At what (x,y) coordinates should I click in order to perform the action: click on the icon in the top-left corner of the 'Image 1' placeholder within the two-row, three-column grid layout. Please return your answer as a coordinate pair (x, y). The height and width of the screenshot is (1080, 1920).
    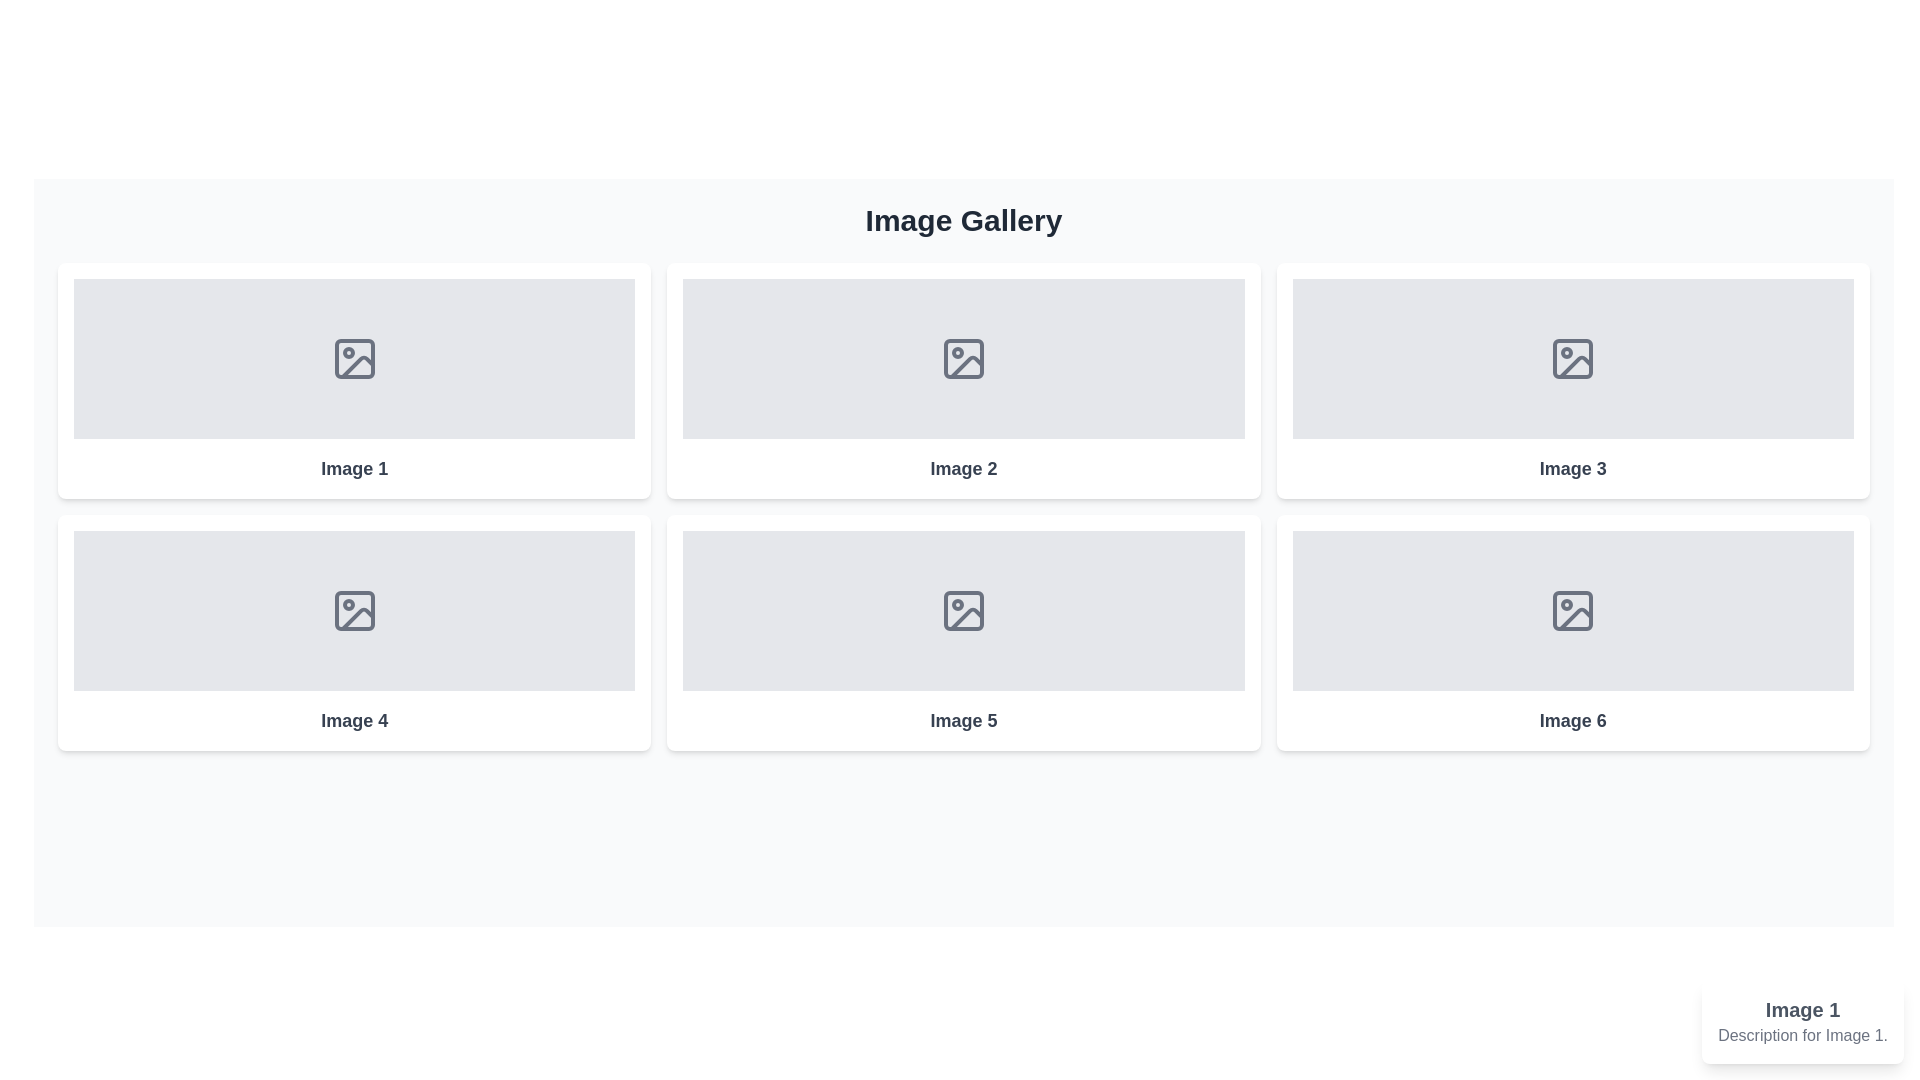
    Looking at the image, I should click on (354, 357).